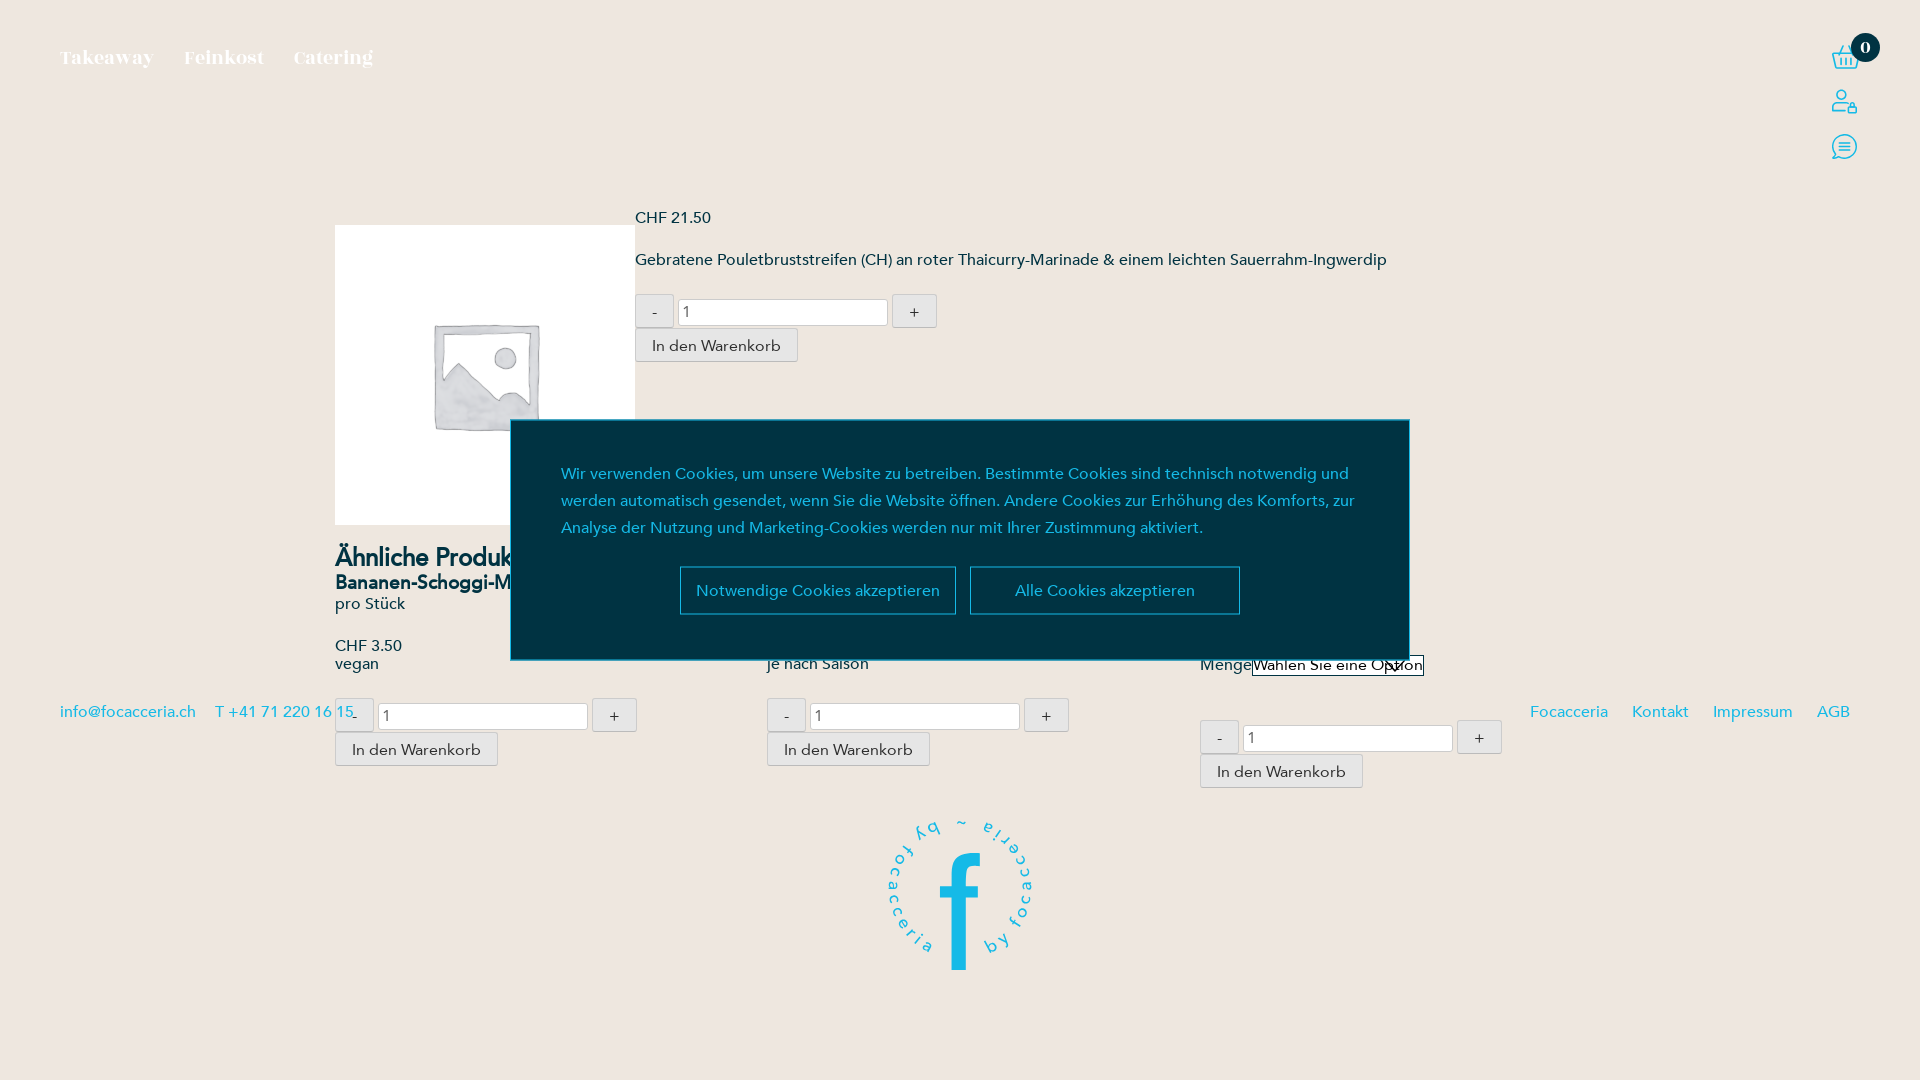 This screenshot has height=1080, width=1920. I want to click on 'In den Warenkorb', so click(415, 748).